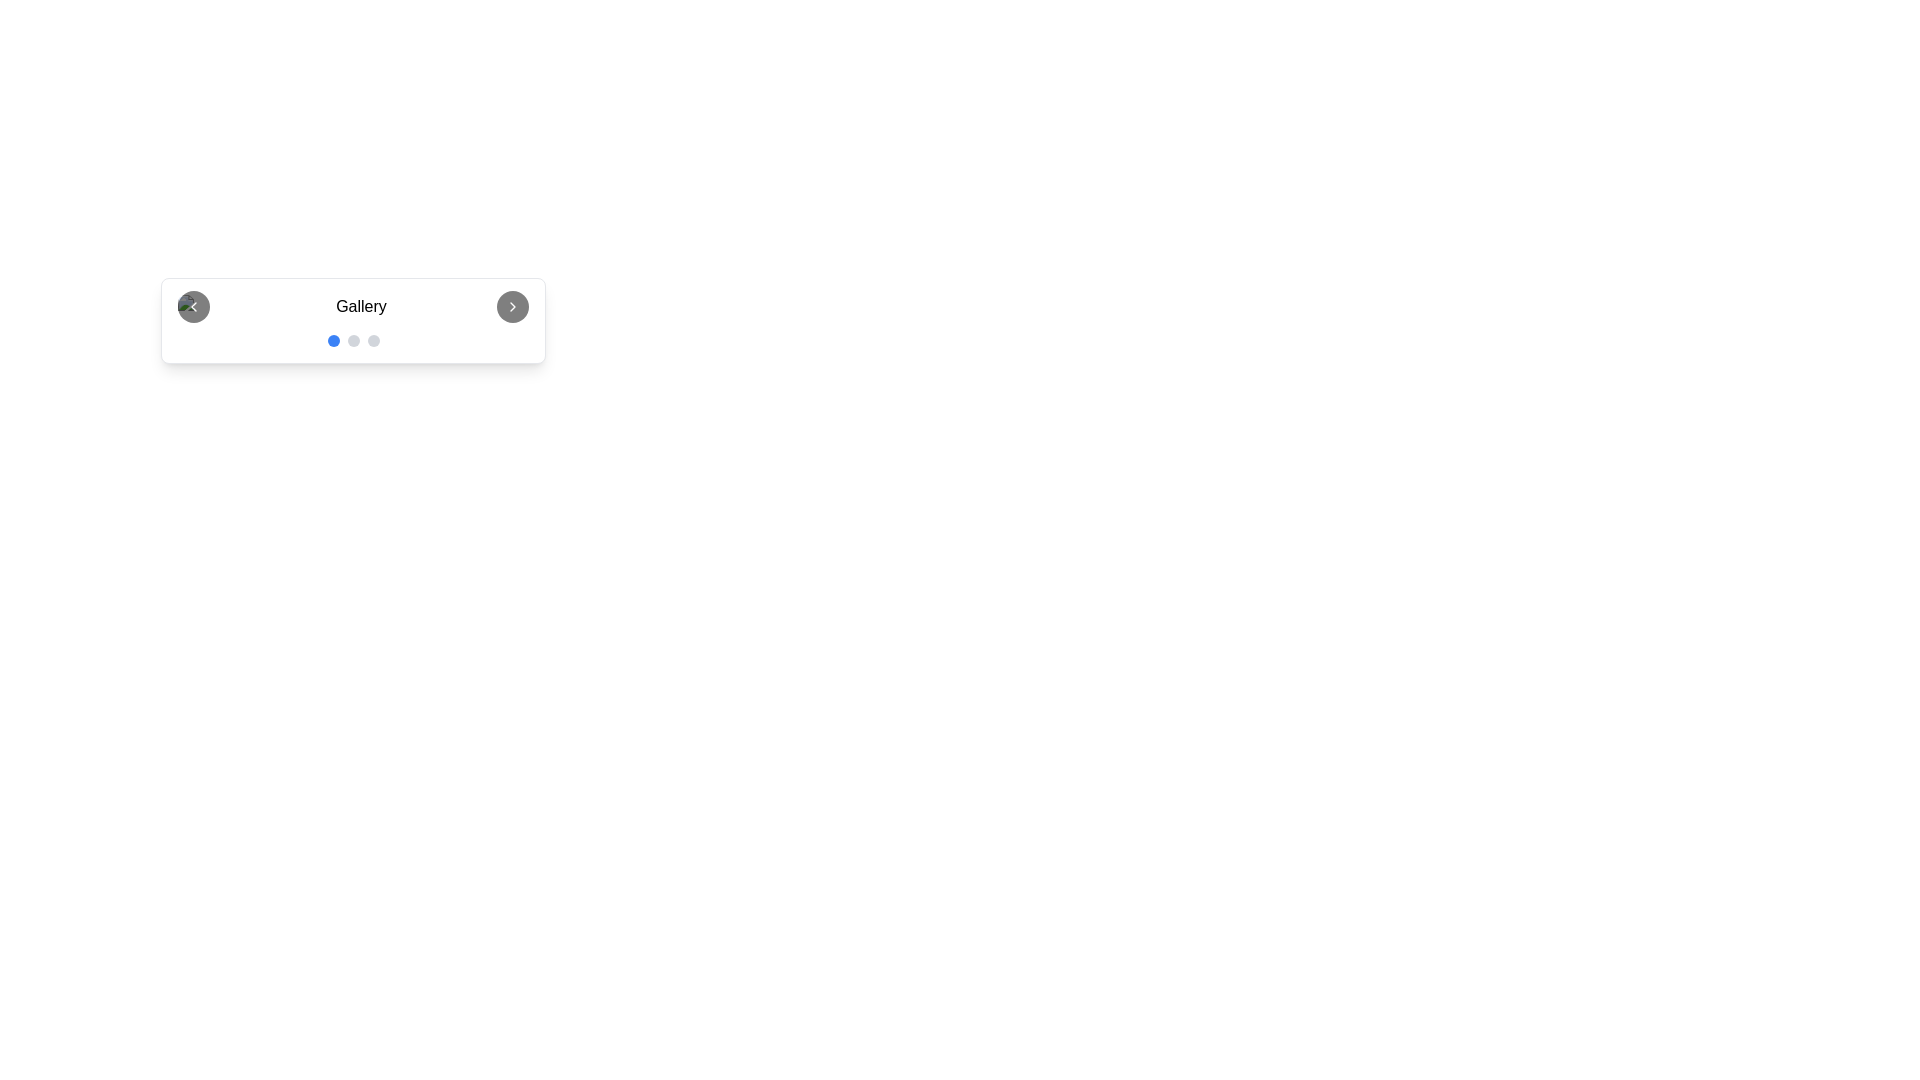 This screenshot has width=1920, height=1080. What do you see at coordinates (513, 307) in the screenshot?
I see `the right-facing chevron icon within the circular button on the far right of the panel` at bounding box center [513, 307].